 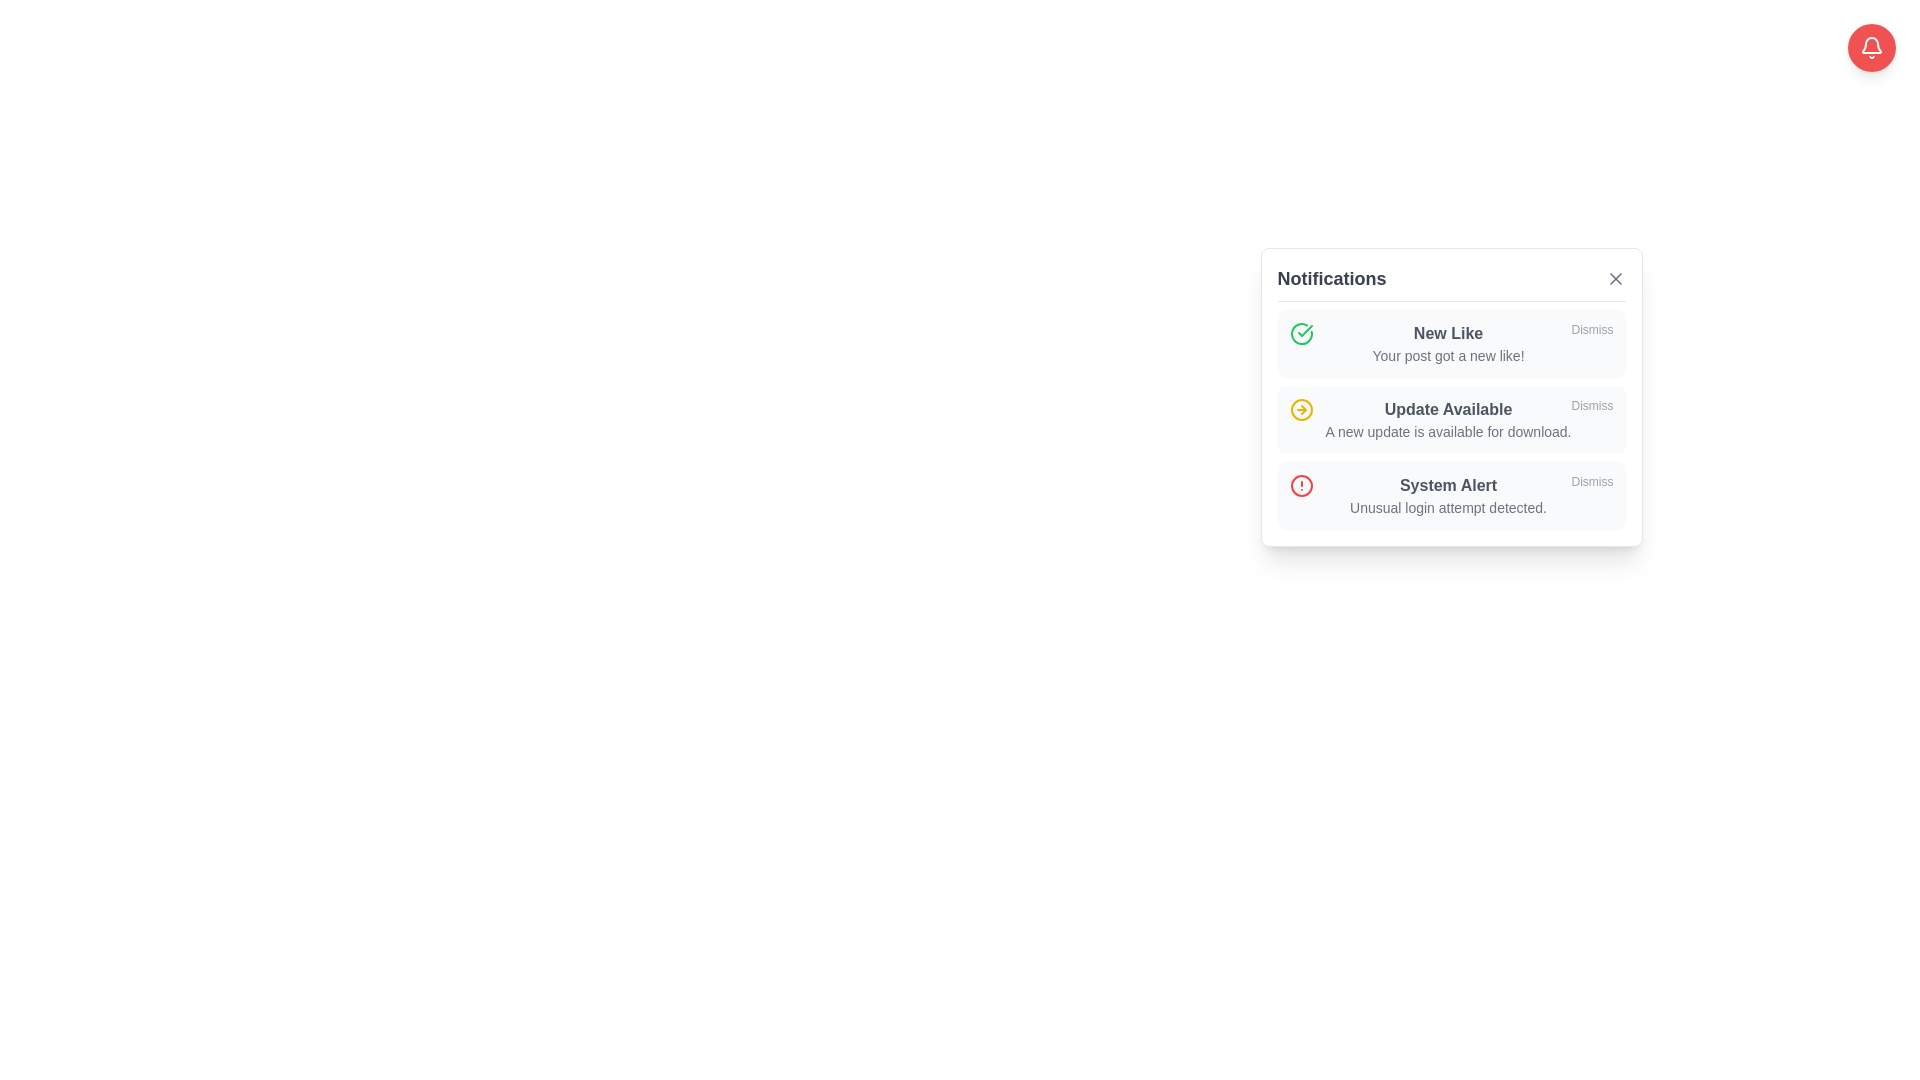 I want to click on the alert icon that indicates a 'System Alert' notification, located at the leftmost part of the 'System Alert' content group, adjacent to the text content and before the dismiss button, so click(x=1301, y=486).